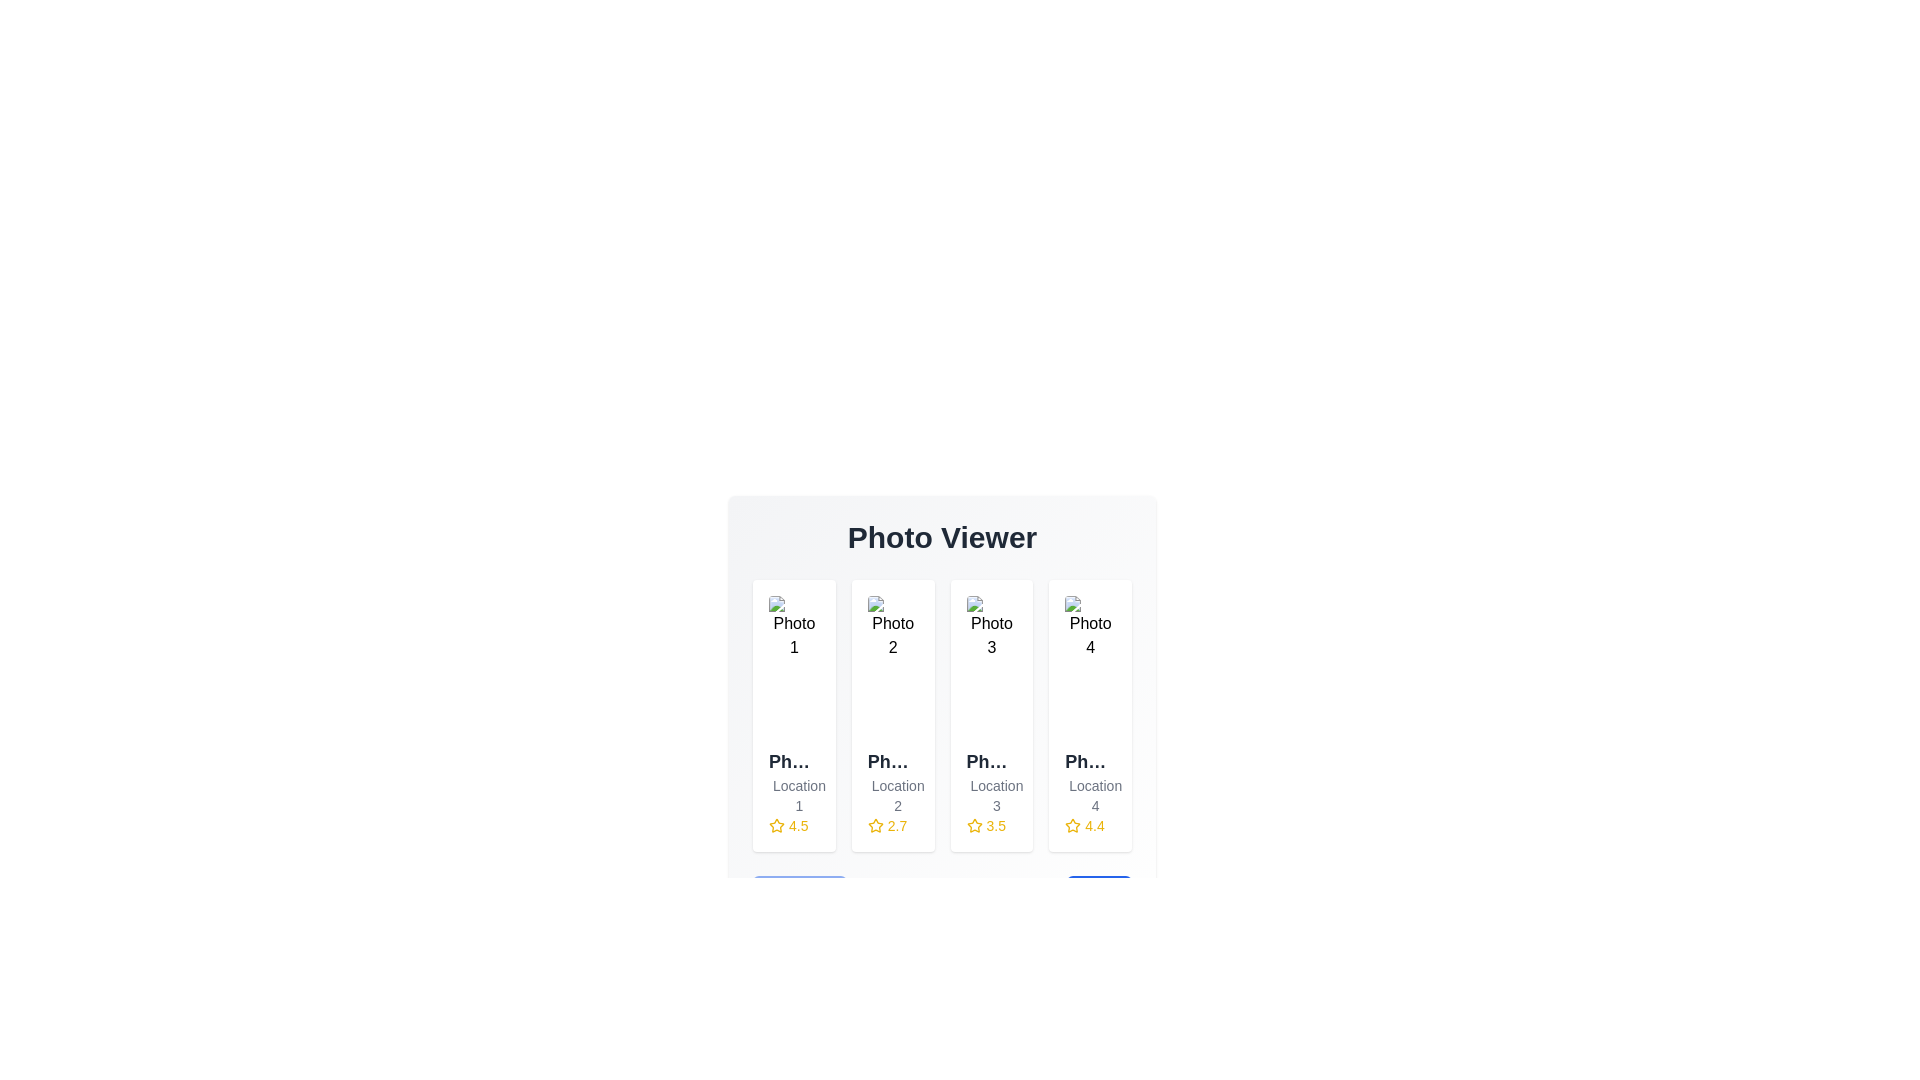  I want to click on the visual representation for 'Photo 4', so click(1089, 667).